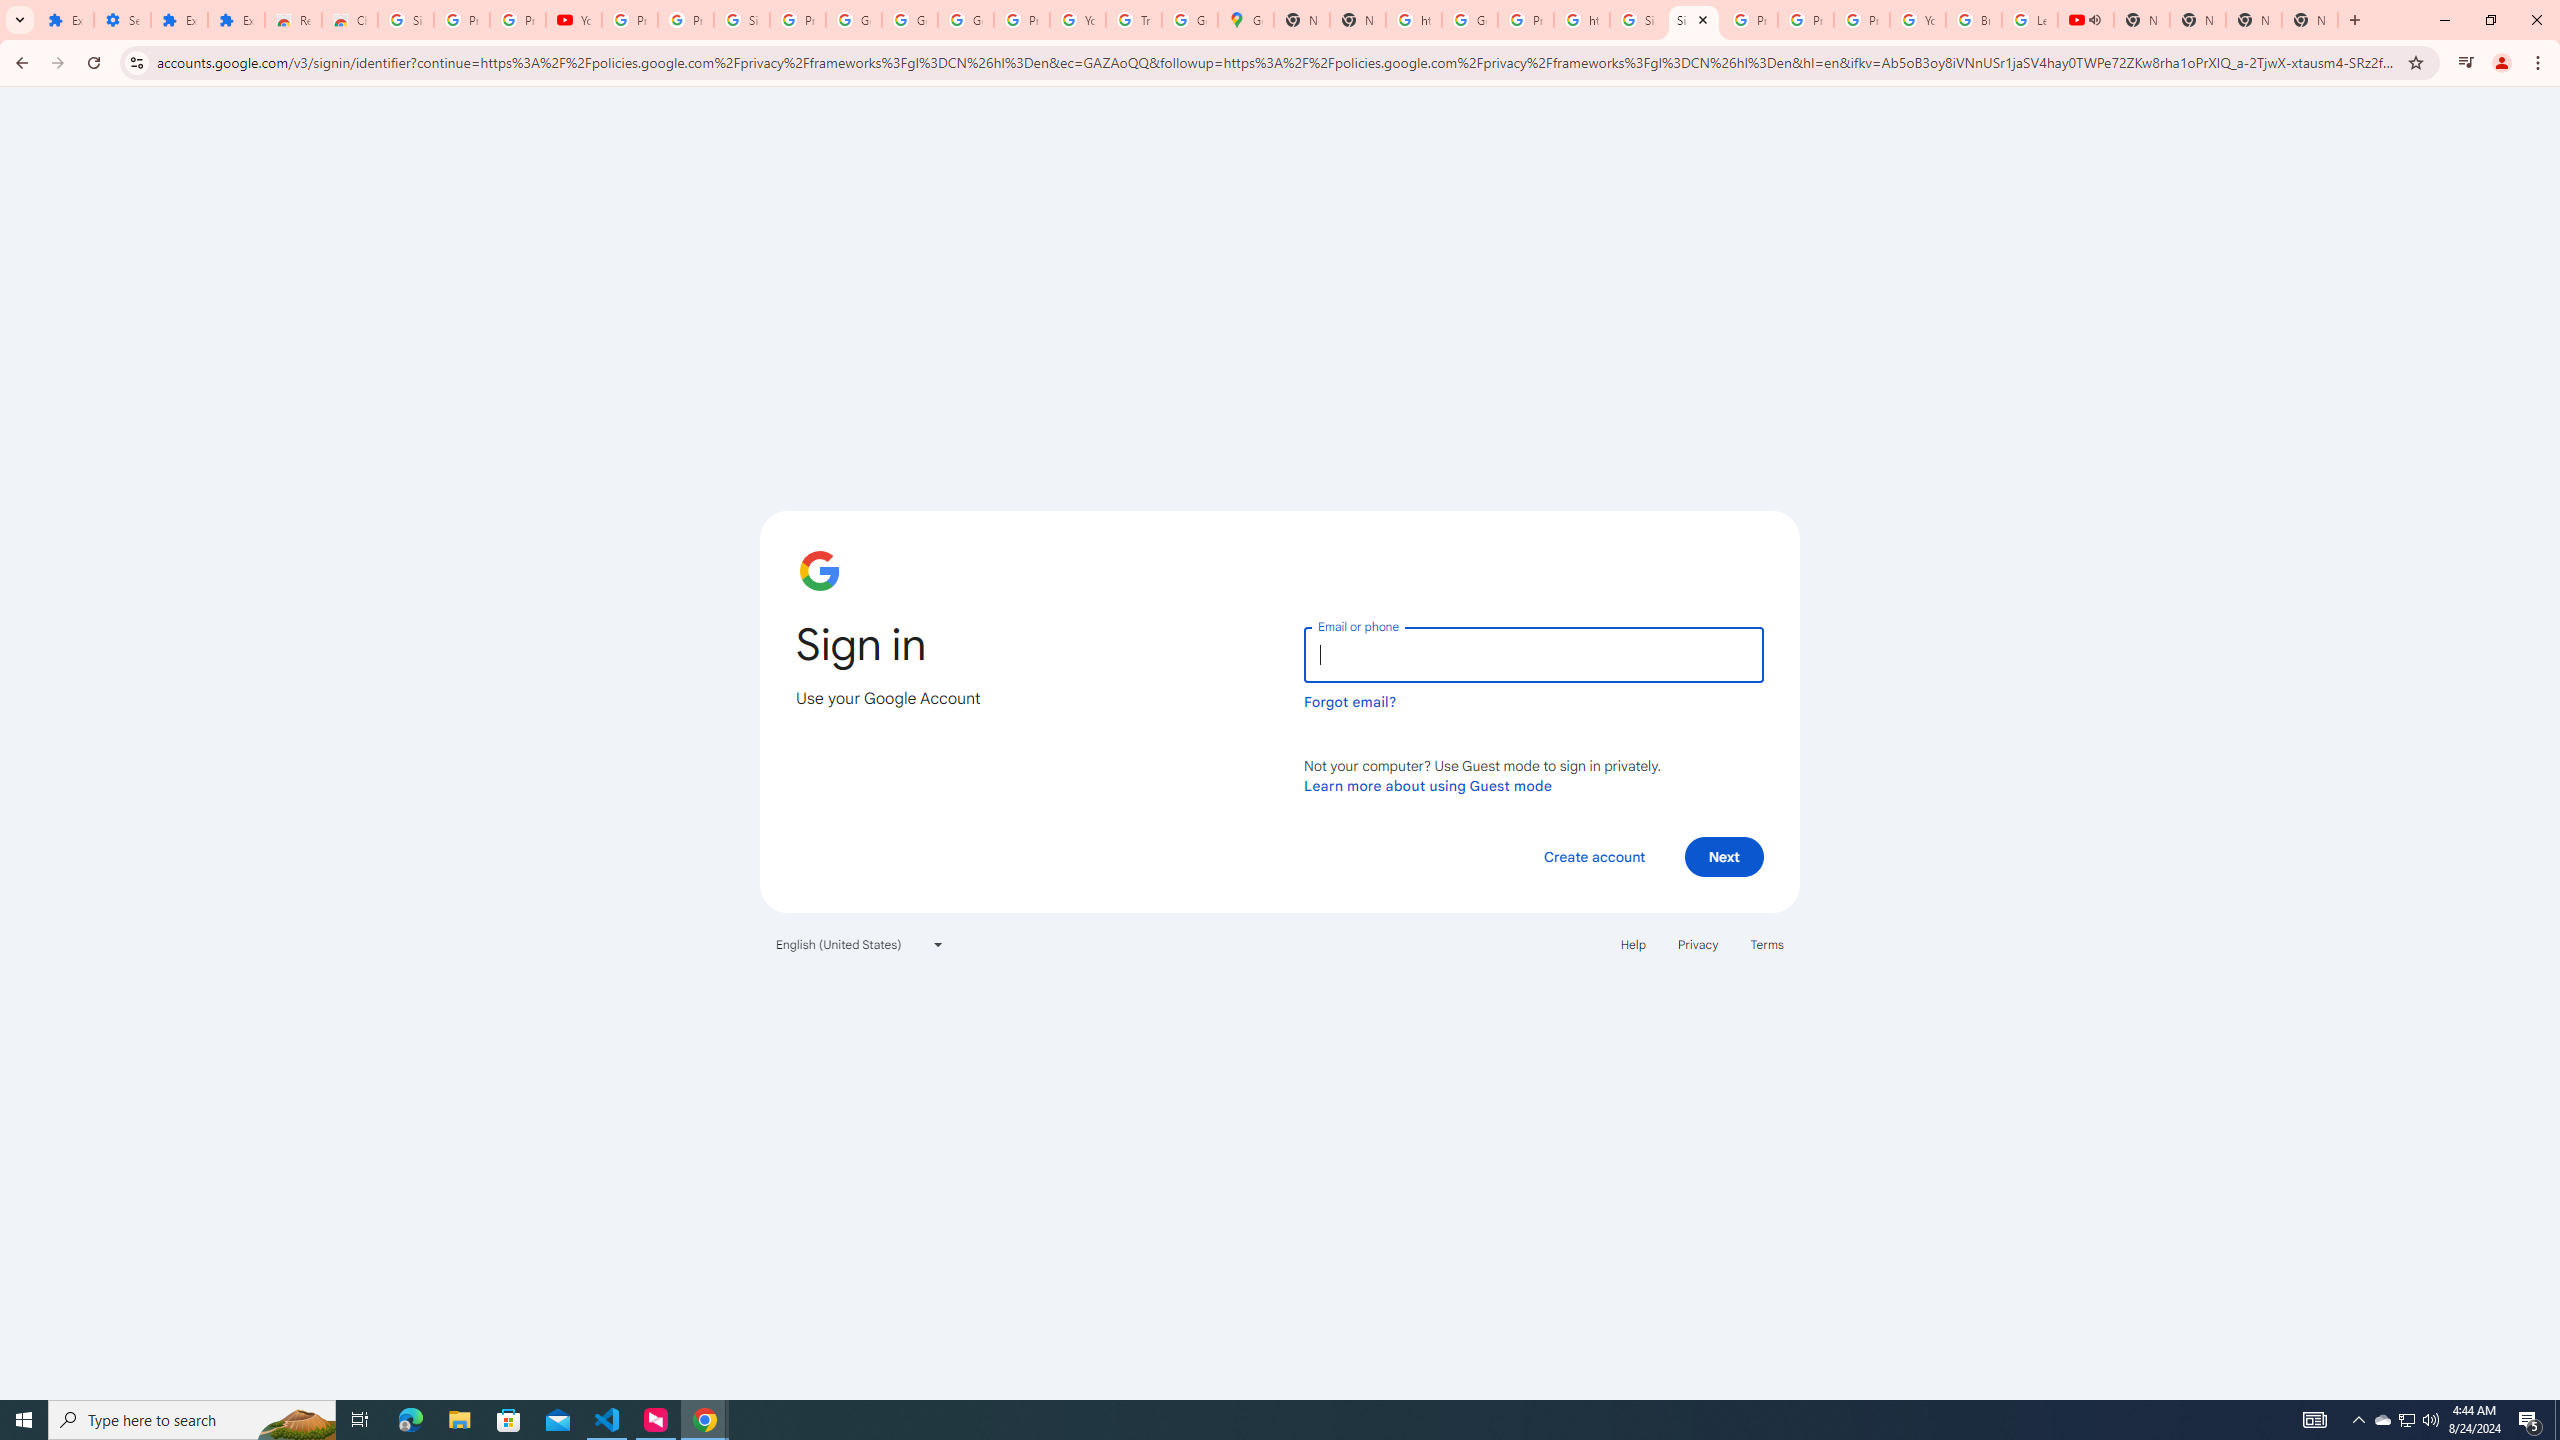  What do you see at coordinates (1244, 19) in the screenshot?
I see `'Google Maps'` at bounding box center [1244, 19].